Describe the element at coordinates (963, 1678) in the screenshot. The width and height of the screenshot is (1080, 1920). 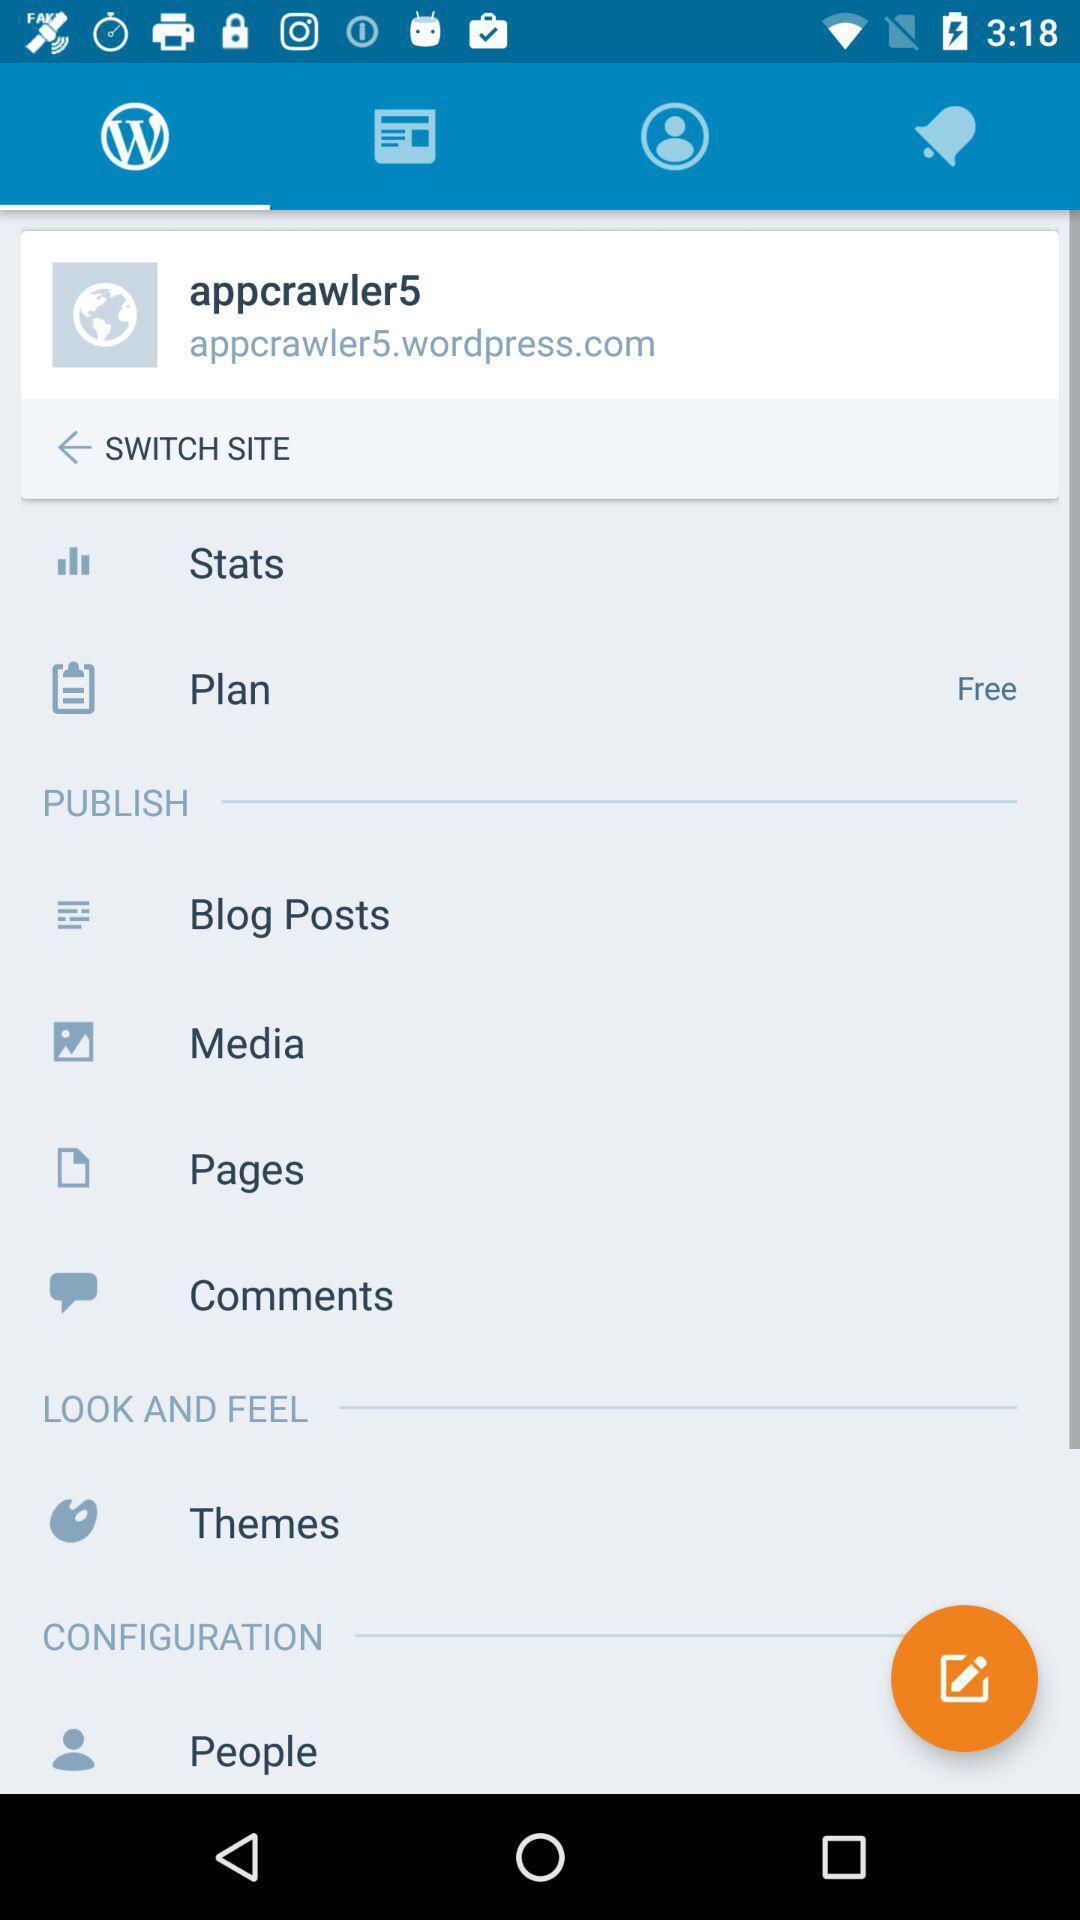
I see `the edit icon` at that location.